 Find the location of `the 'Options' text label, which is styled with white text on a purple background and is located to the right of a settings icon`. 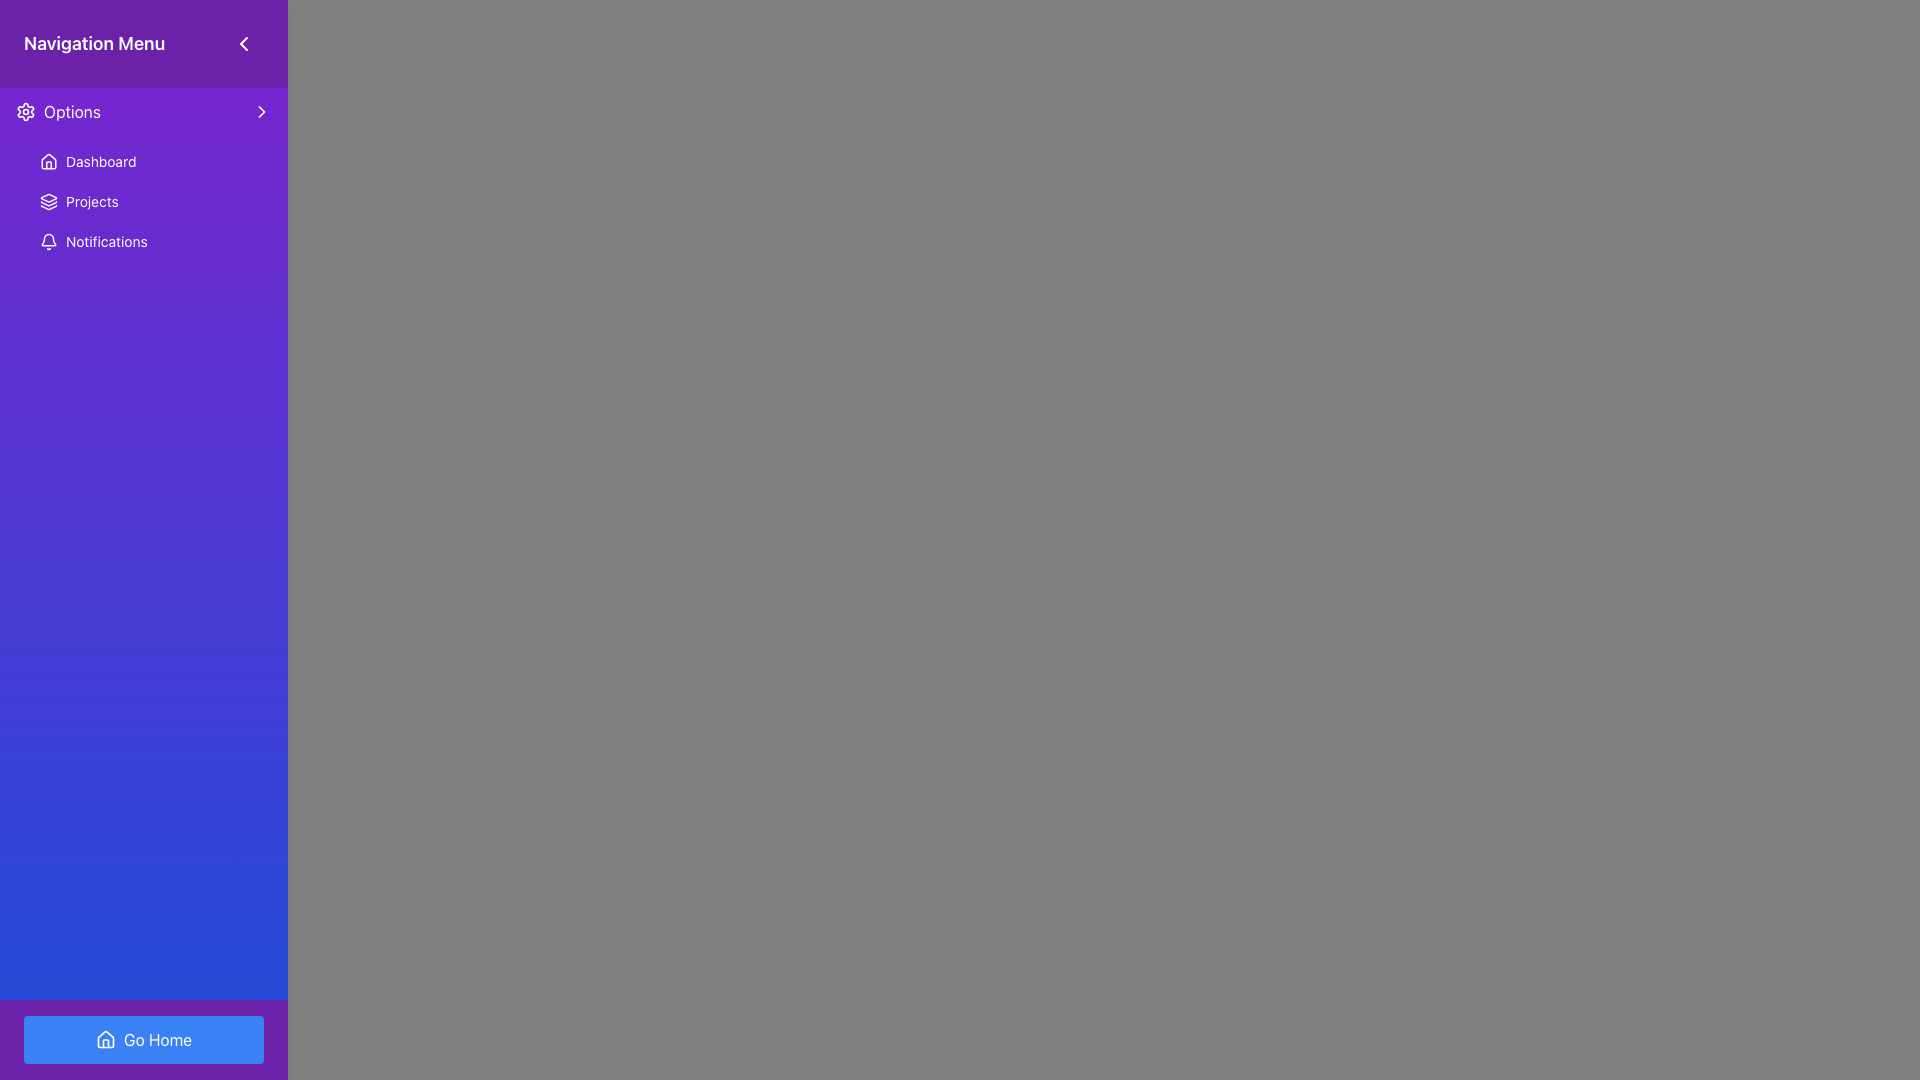

the 'Options' text label, which is styled with white text on a purple background and is located to the right of a settings icon is located at coordinates (72, 111).